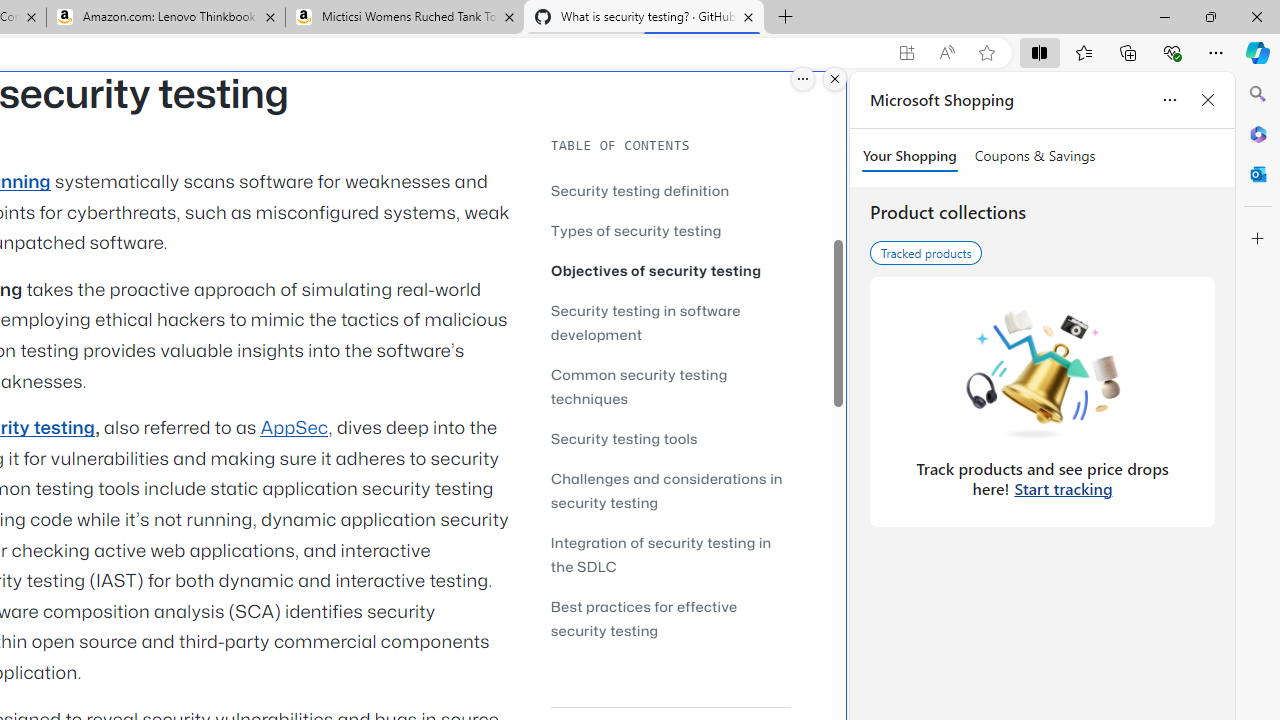 This screenshot has width=1280, height=720. What do you see at coordinates (670, 617) in the screenshot?
I see `'Best practices for effective security testing'` at bounding box center [670, 617].